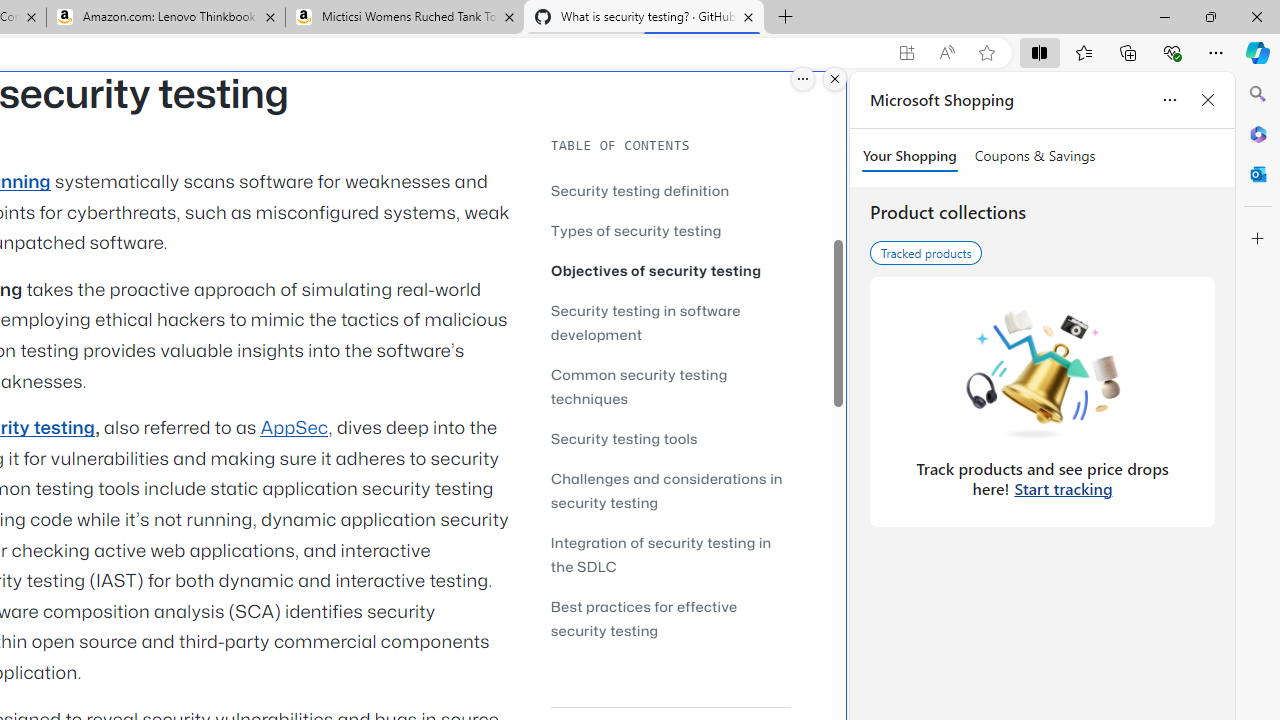 This screenshot has width=1280, height=720. What do you see at coordinates (670, 617) in the screenshot?
I see `'Best practices for effective security testing'` at bounding box center [670, 617].